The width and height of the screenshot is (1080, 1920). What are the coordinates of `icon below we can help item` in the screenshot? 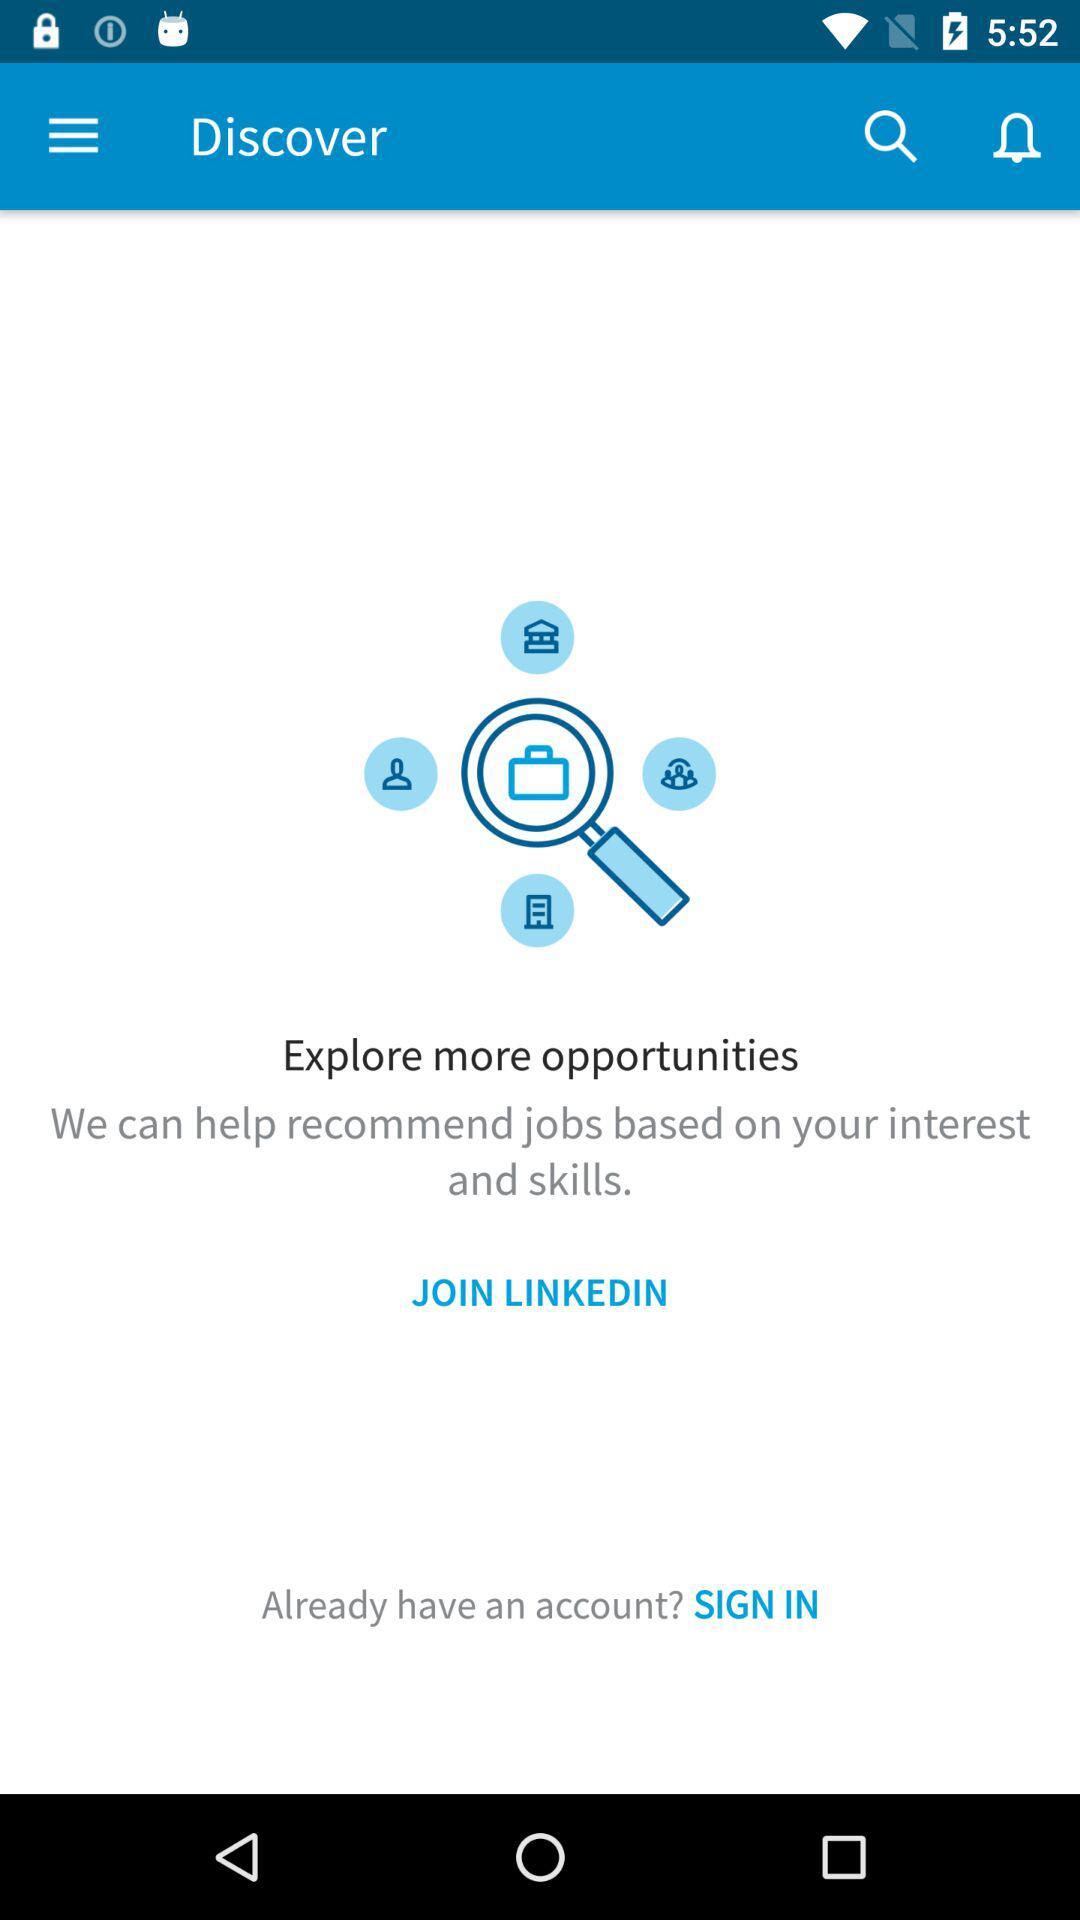 It's located at (540, 1292).